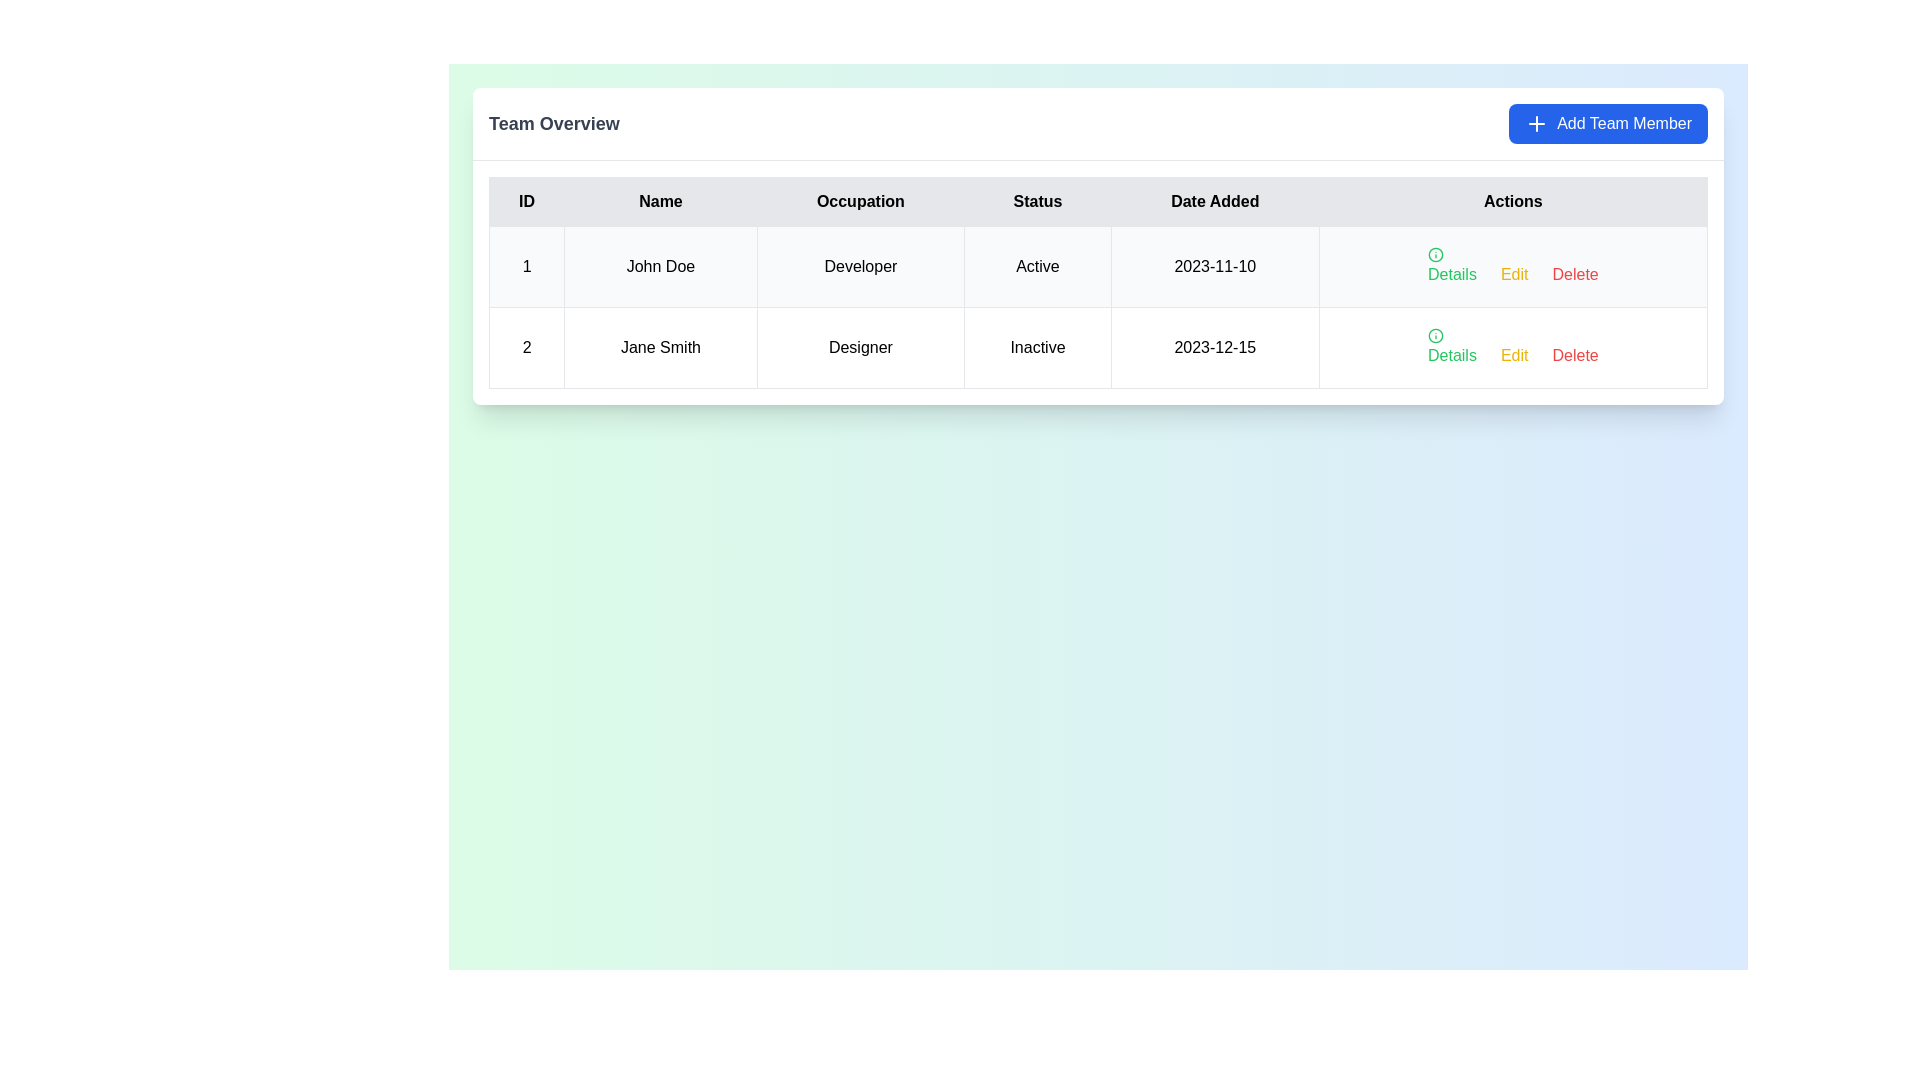  I want to click on text 'Date Added' from the table header cell that has a light grey background and bold, black text, located in the fifth column of the table header row, so click(1214, 201).